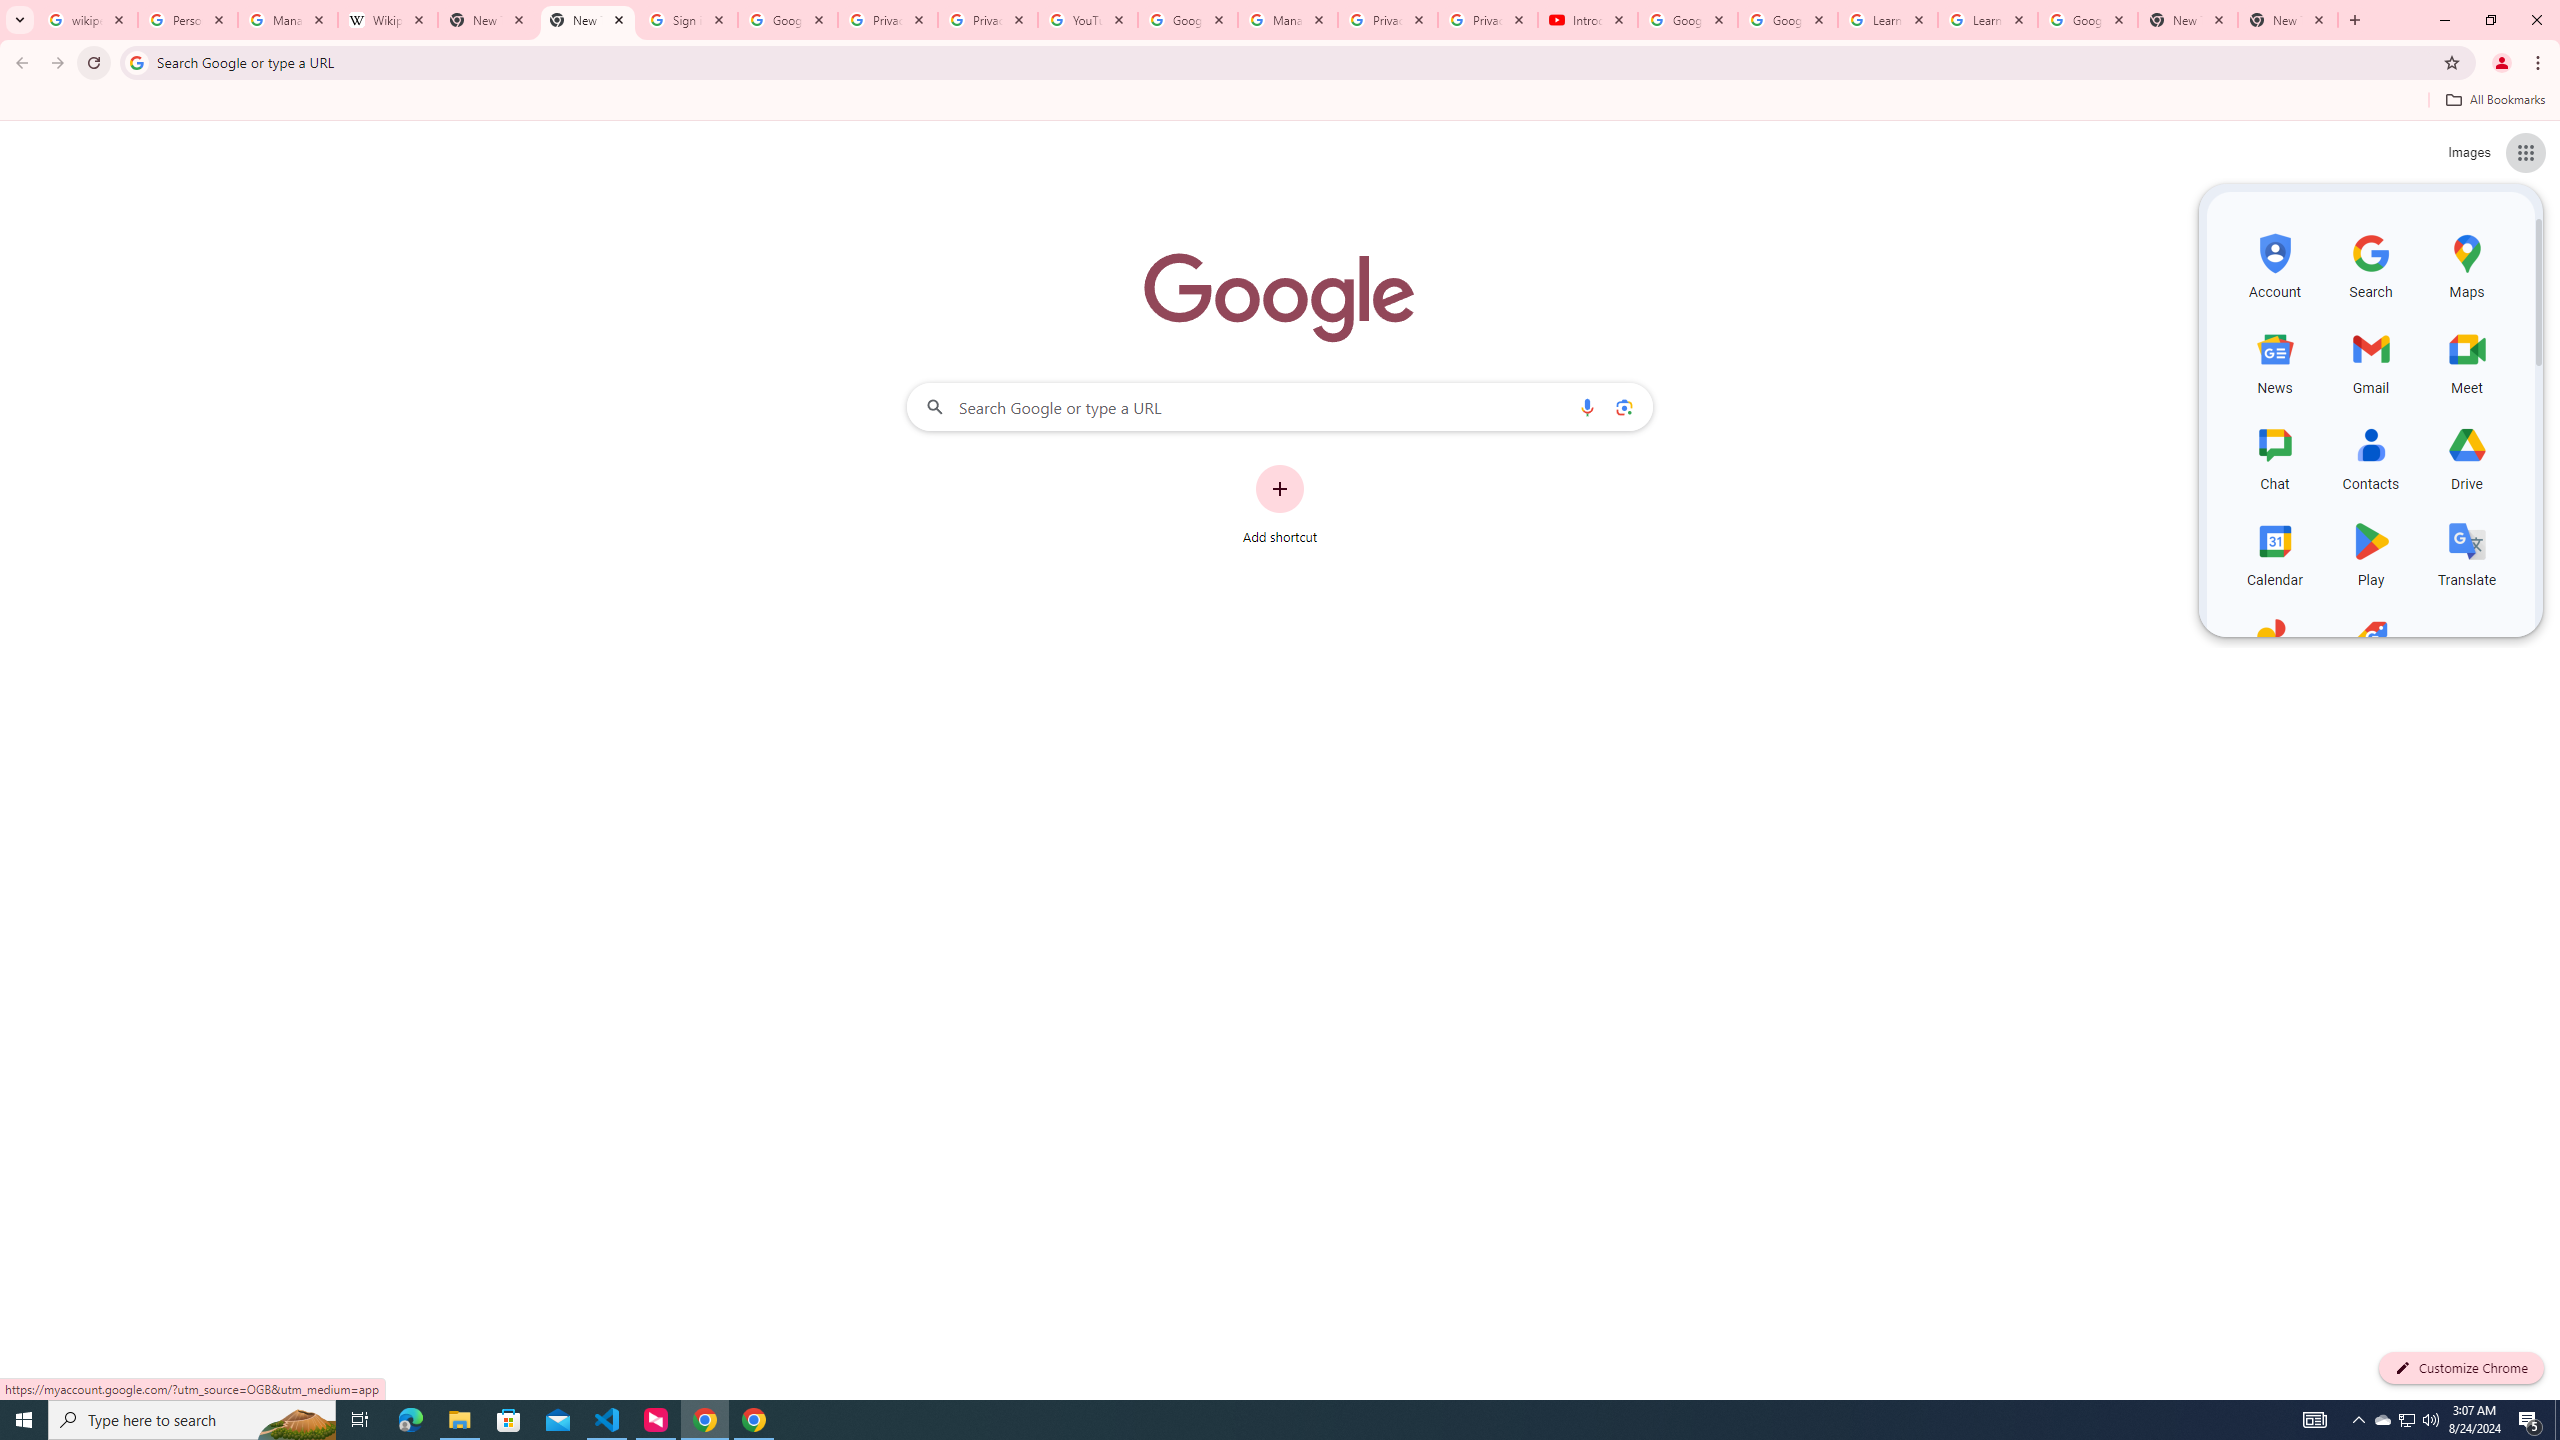  I want to click on 'Search by voice', so click(1586, 405).